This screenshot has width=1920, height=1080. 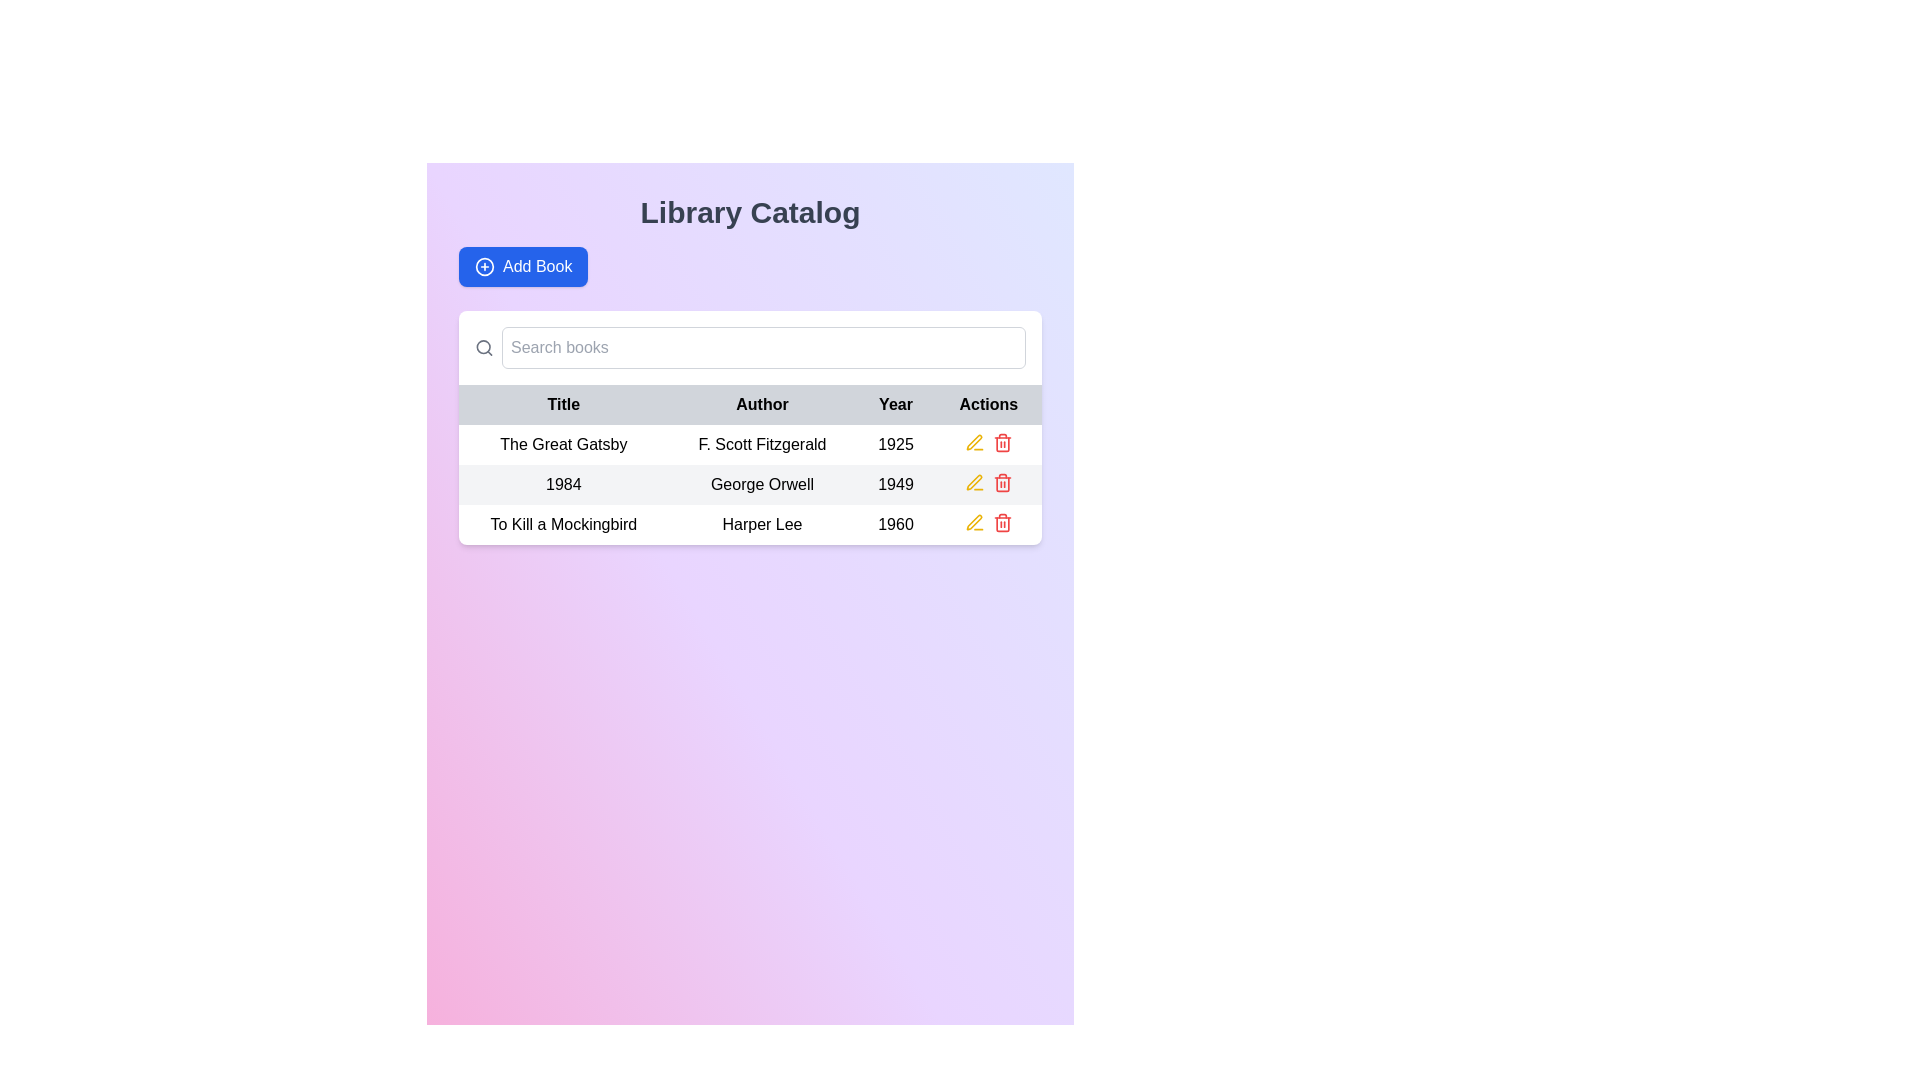 What do you see at coordinates (895, 523) in the screenshot?
I see `the static text element displaying '1960' located in the third row and third column of the table under the 'Year' column` at bounding box center [895, 523].